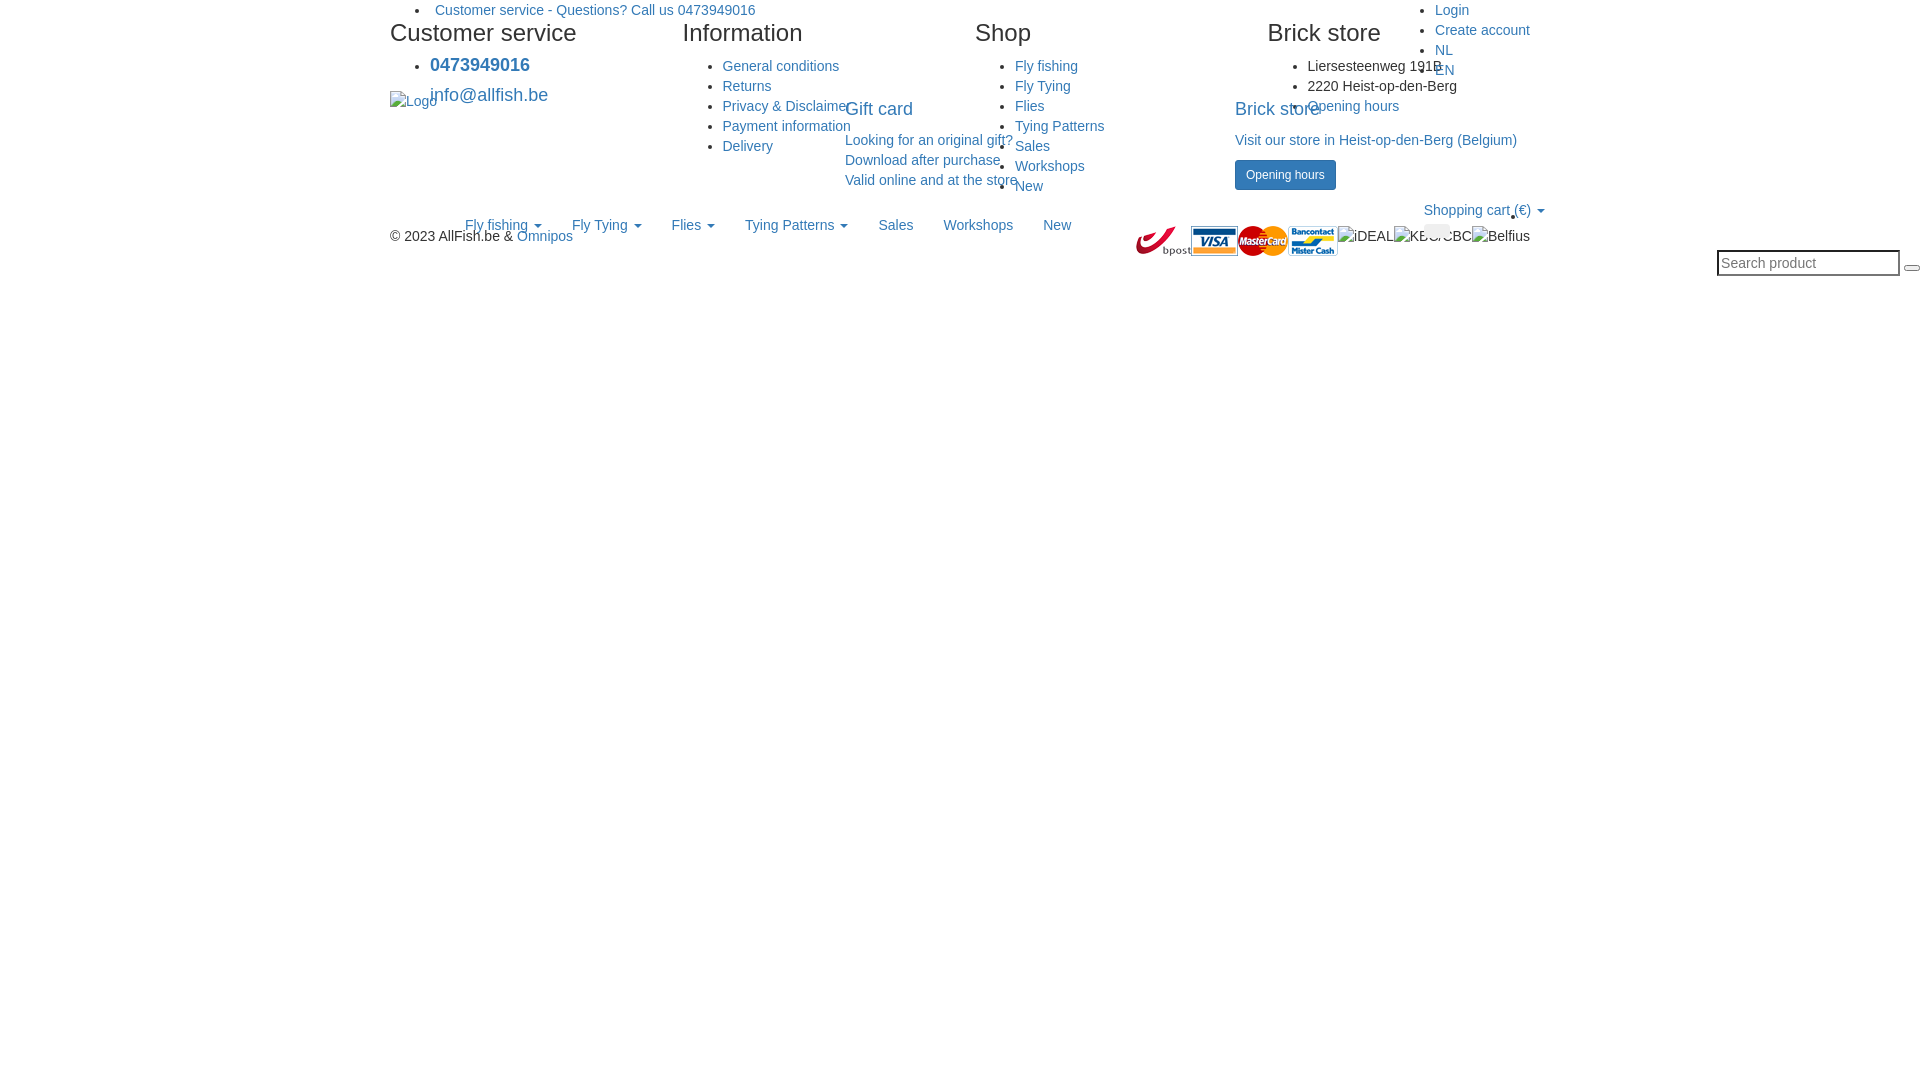  Describe the element at coordinates (1055, 224) in the screenshot. I see `'New'` at that location.